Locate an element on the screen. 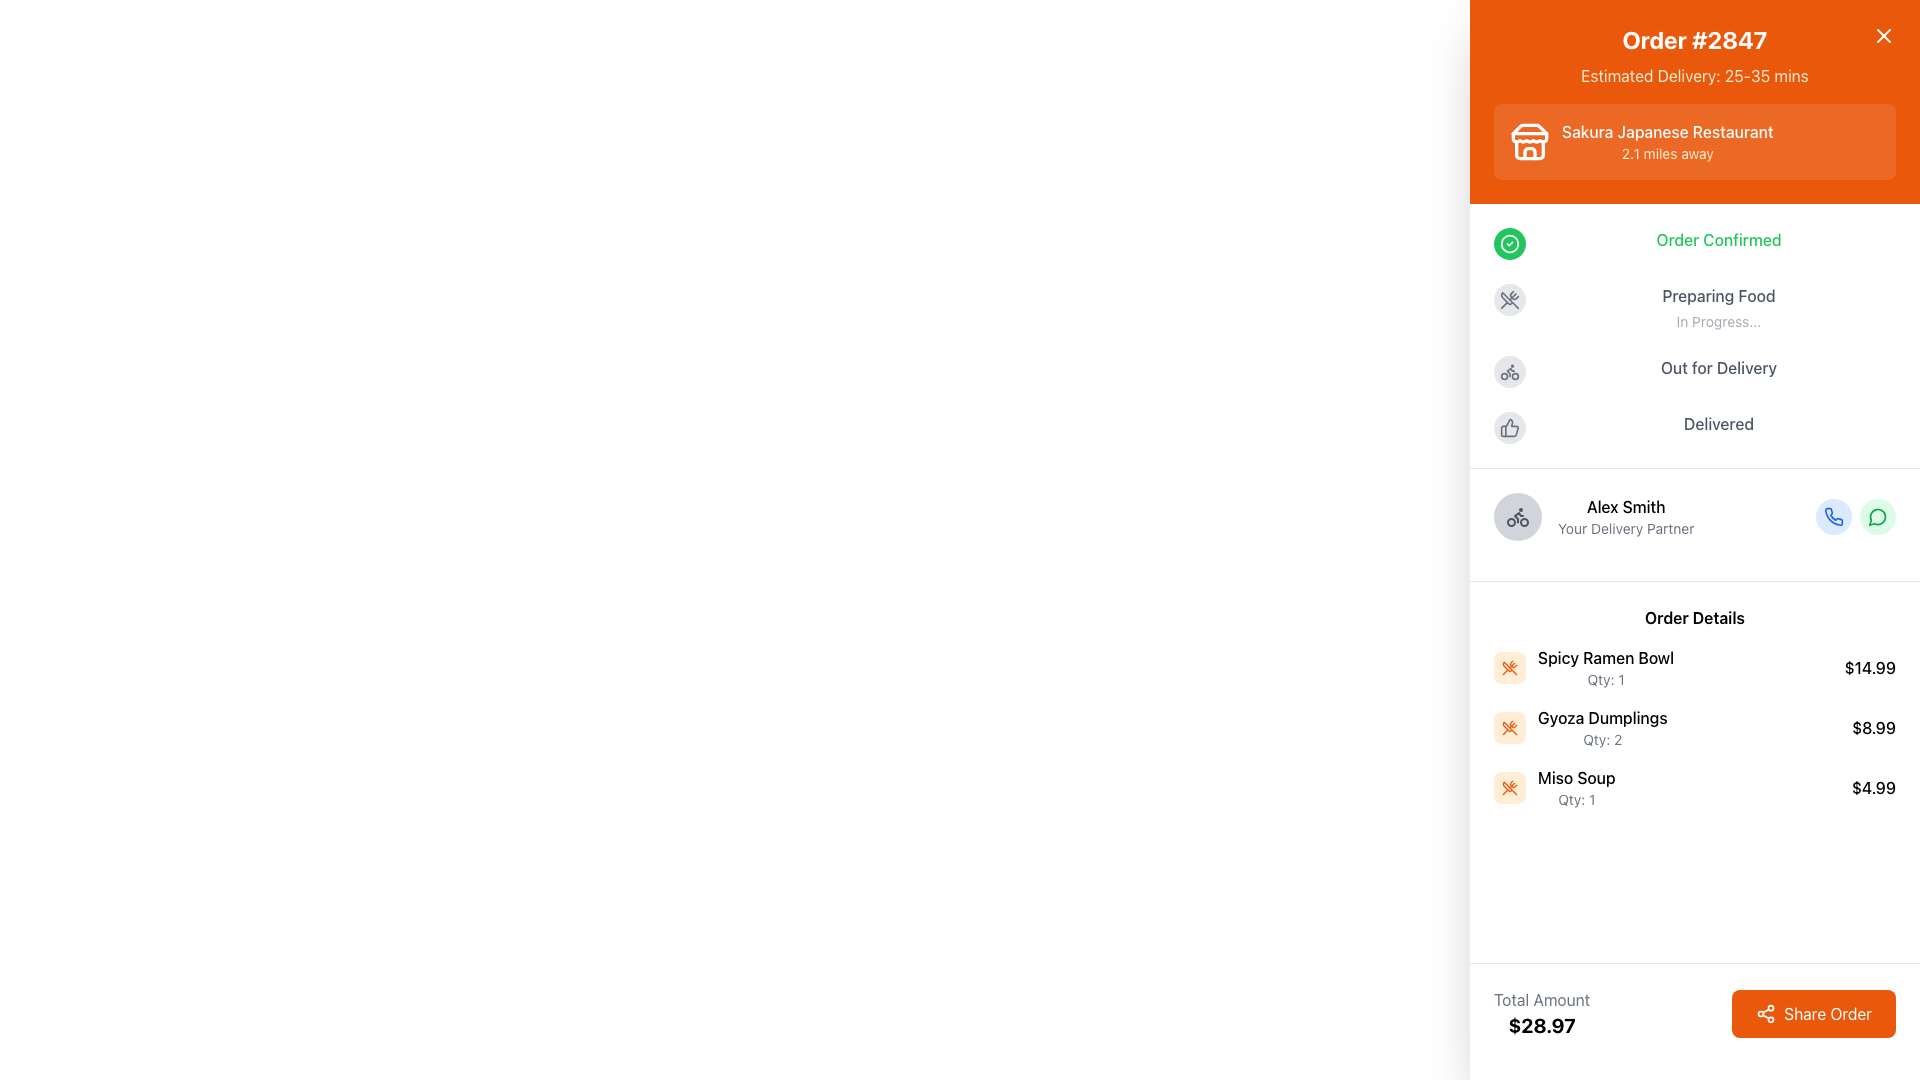 The height and width of the screenshot is (1080, 1920). text label that says 'Sakura Japanese Restaurant', which is styled in bold white font on an orange background, located in the upper section of the interface near the top-right corner is located at coordinates (1667, 131).